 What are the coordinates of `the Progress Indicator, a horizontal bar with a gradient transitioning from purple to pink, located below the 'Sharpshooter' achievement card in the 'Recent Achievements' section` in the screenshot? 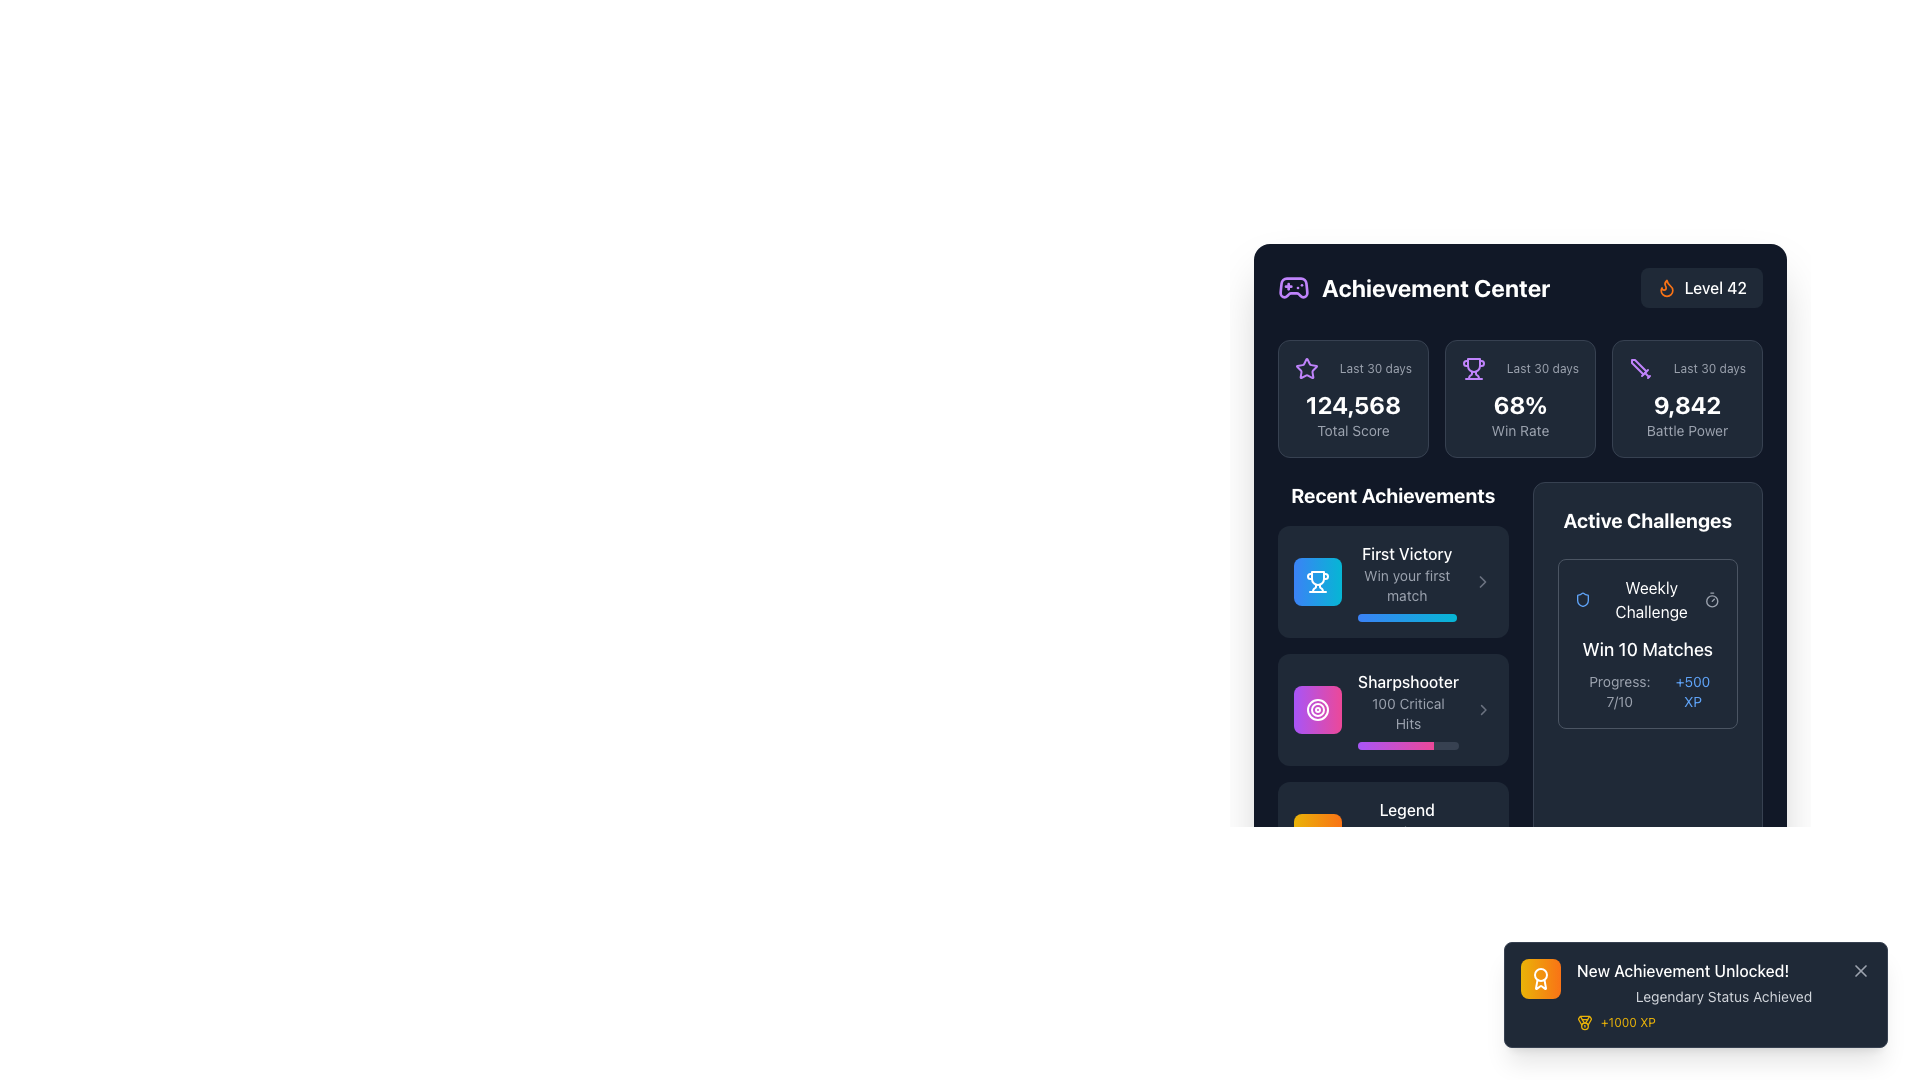 It's located at (1394, 745).